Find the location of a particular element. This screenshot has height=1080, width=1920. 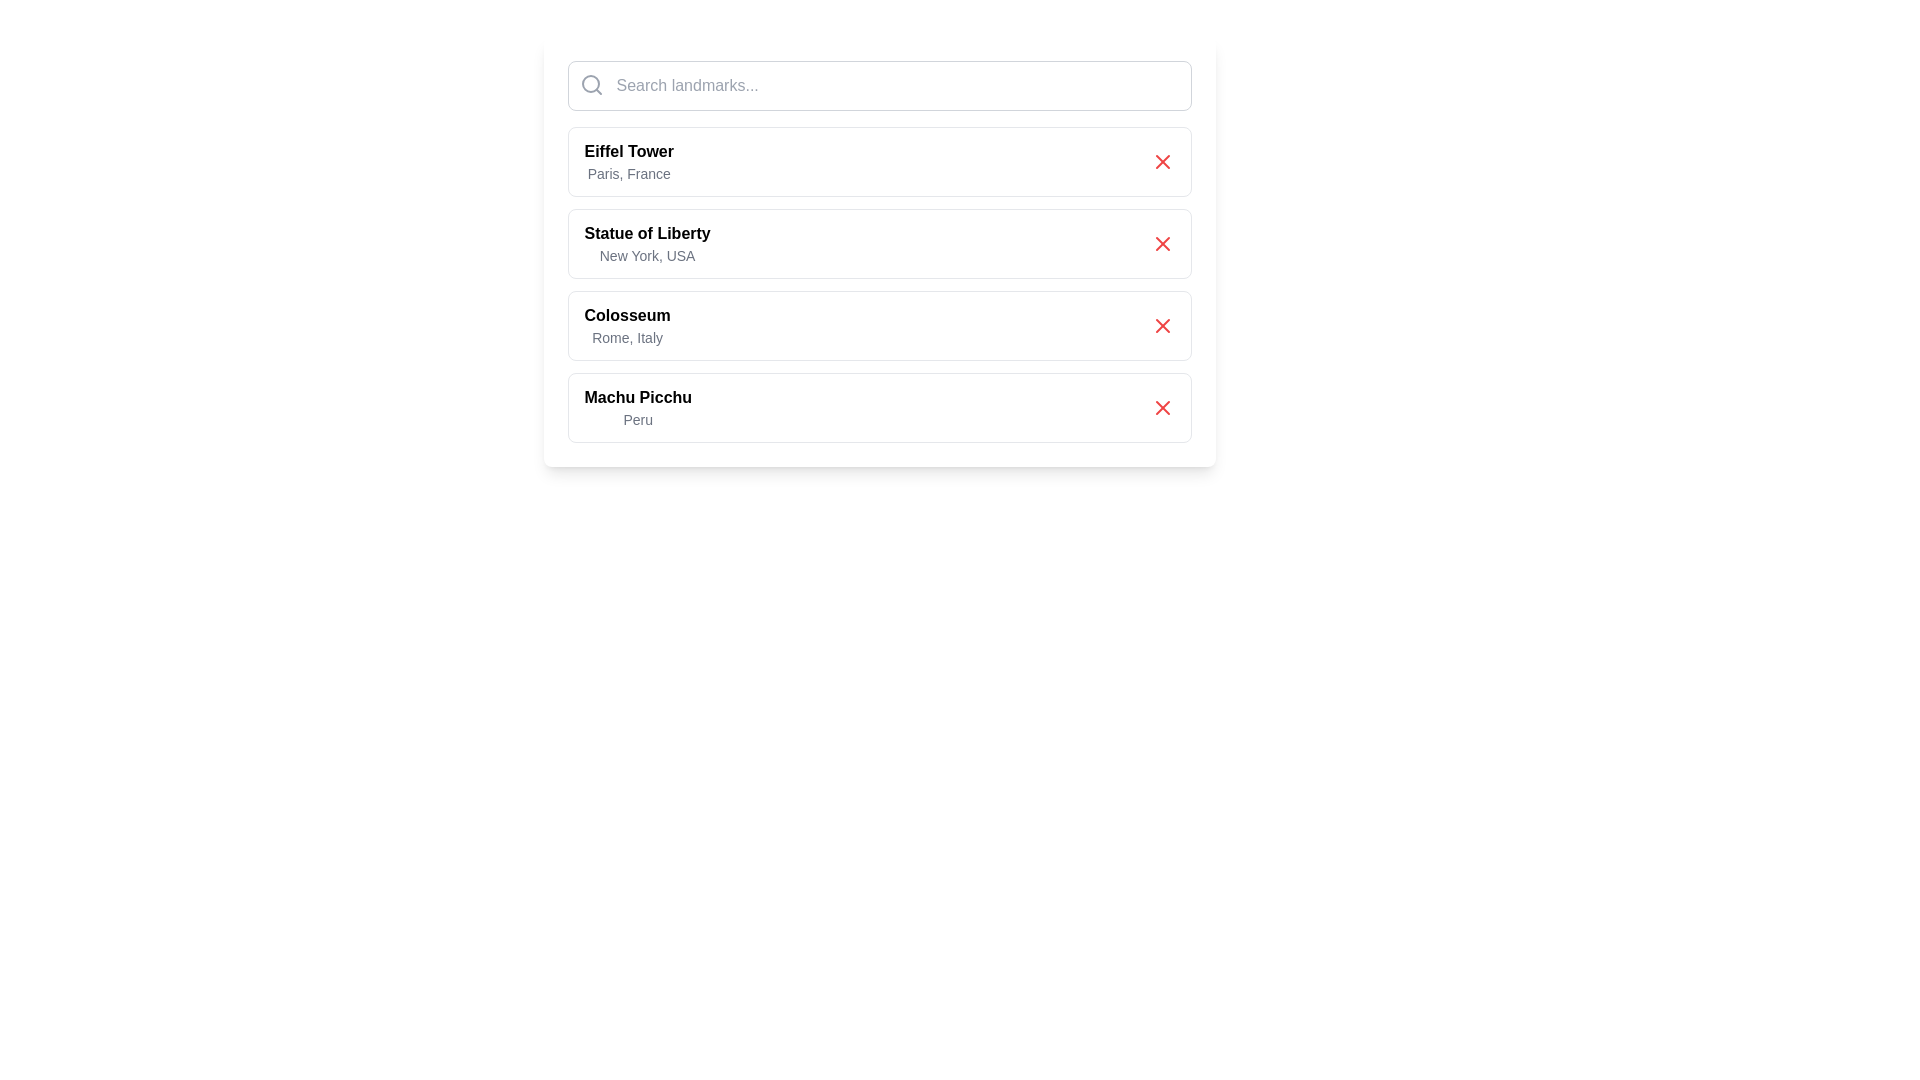

the red 'X' icon button representing close or delete functionality, located at the far right end of the 'Colosseum' row entry in the list is located at coordinates (1162, 325).